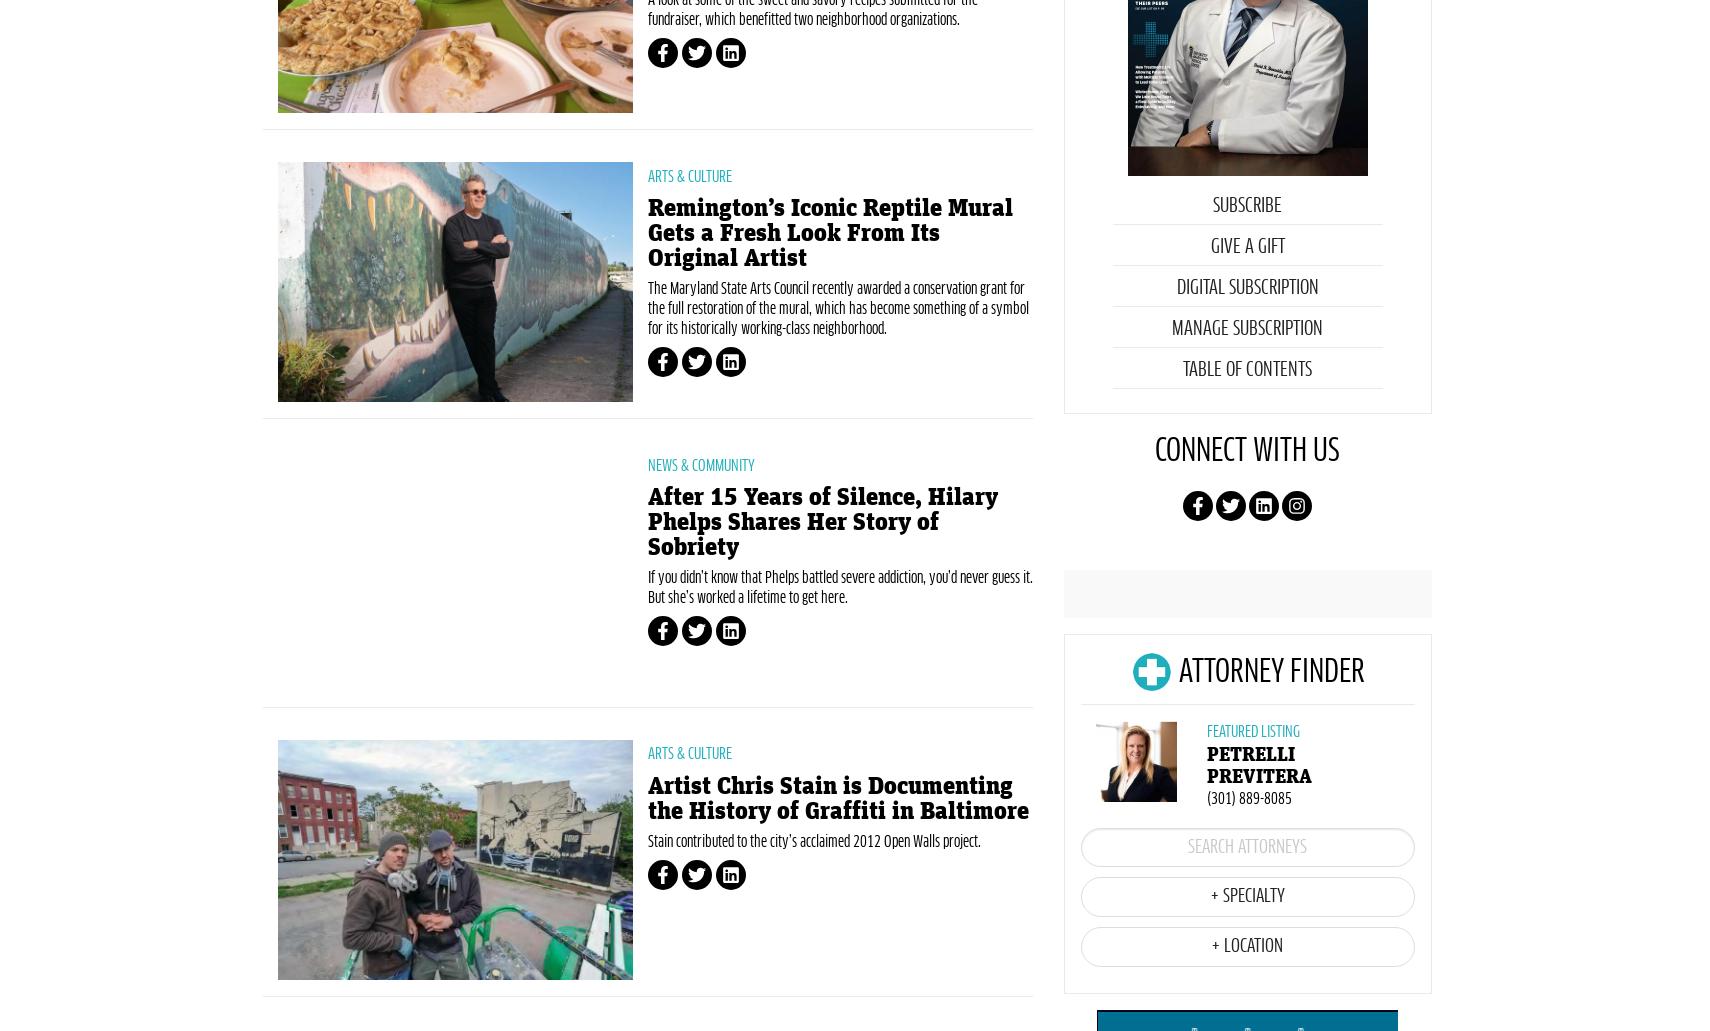 The height and width of the screenshot is (1031, 1710). What do you see at coordinates (839, 693) in the screenshot?
I see `'If you didn’t know that Phelps battled severe addiction, you’d never guess it. But she’s worked a lifetime to get here.'` at bounding box center [839, 693].